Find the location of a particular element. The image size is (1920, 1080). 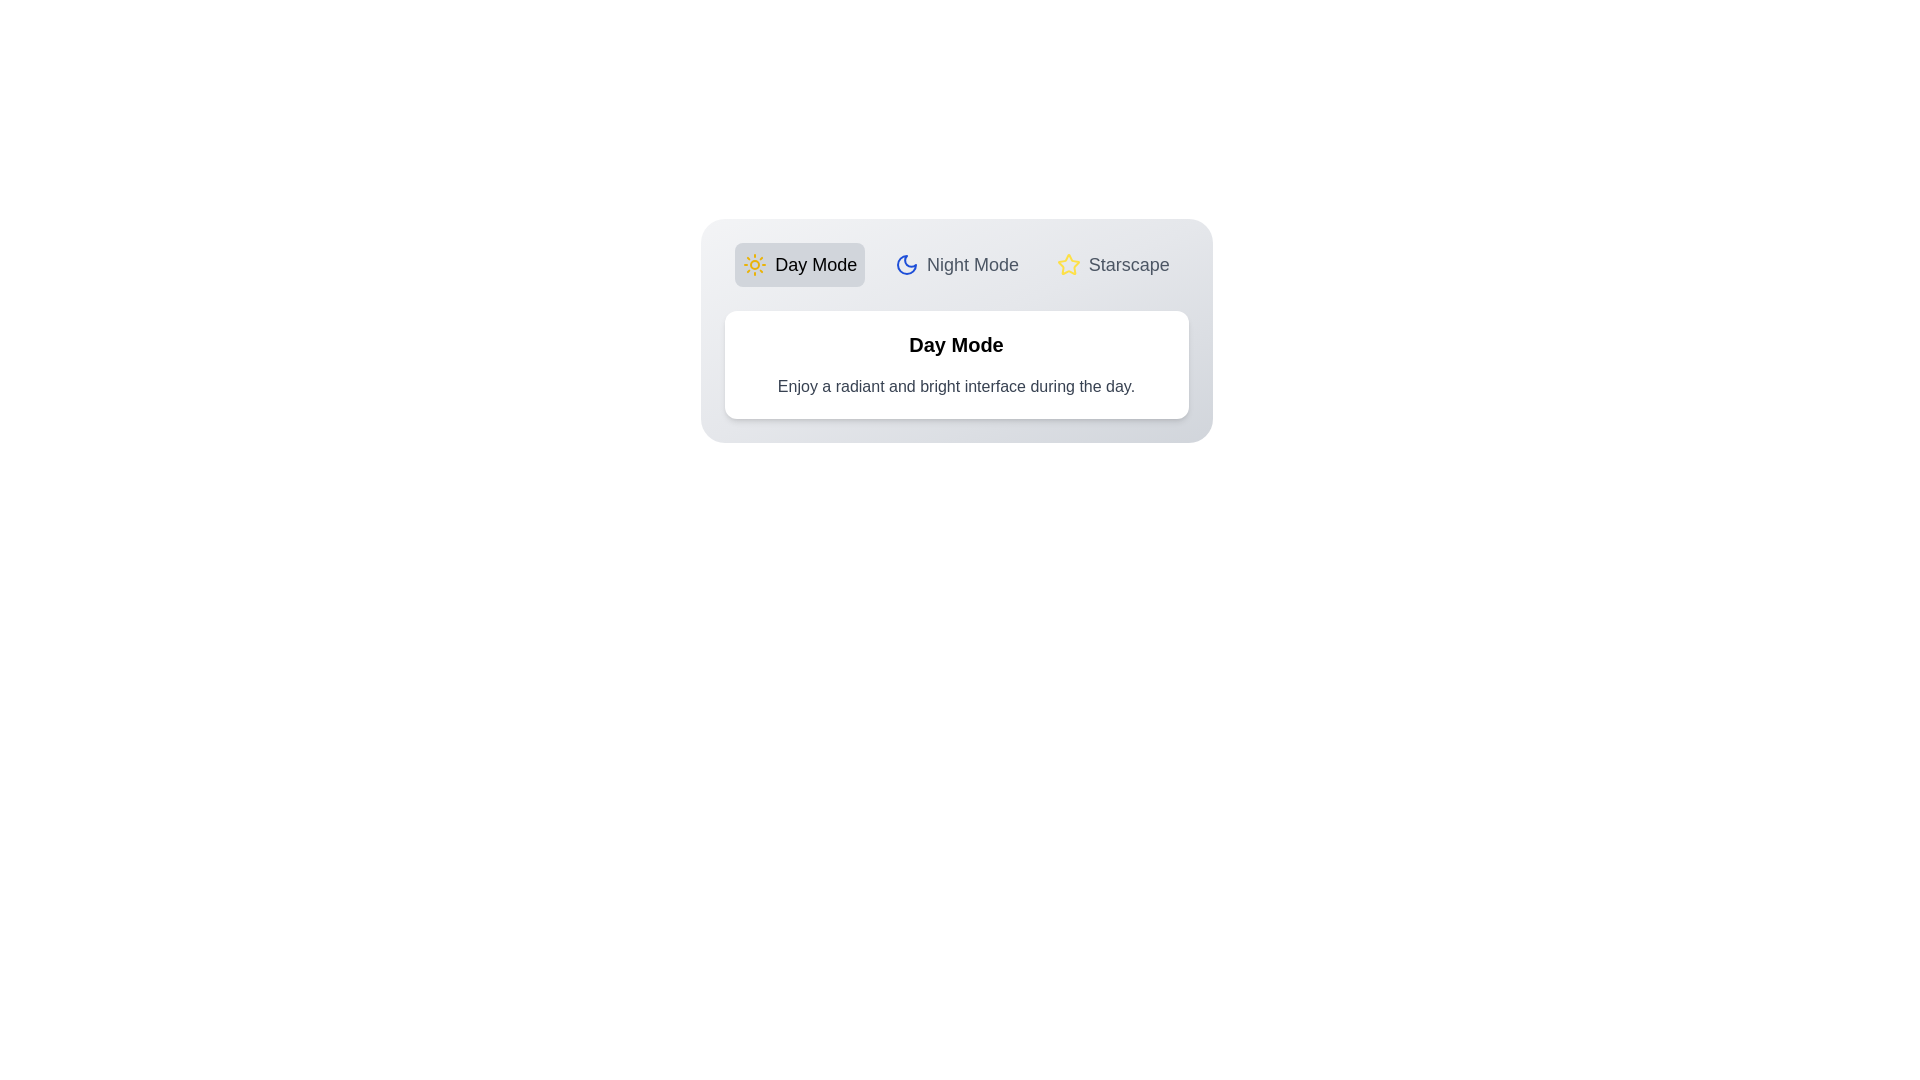

the tab labeled Night Mode to observe its hover effect is located at coordinates (955, 264).